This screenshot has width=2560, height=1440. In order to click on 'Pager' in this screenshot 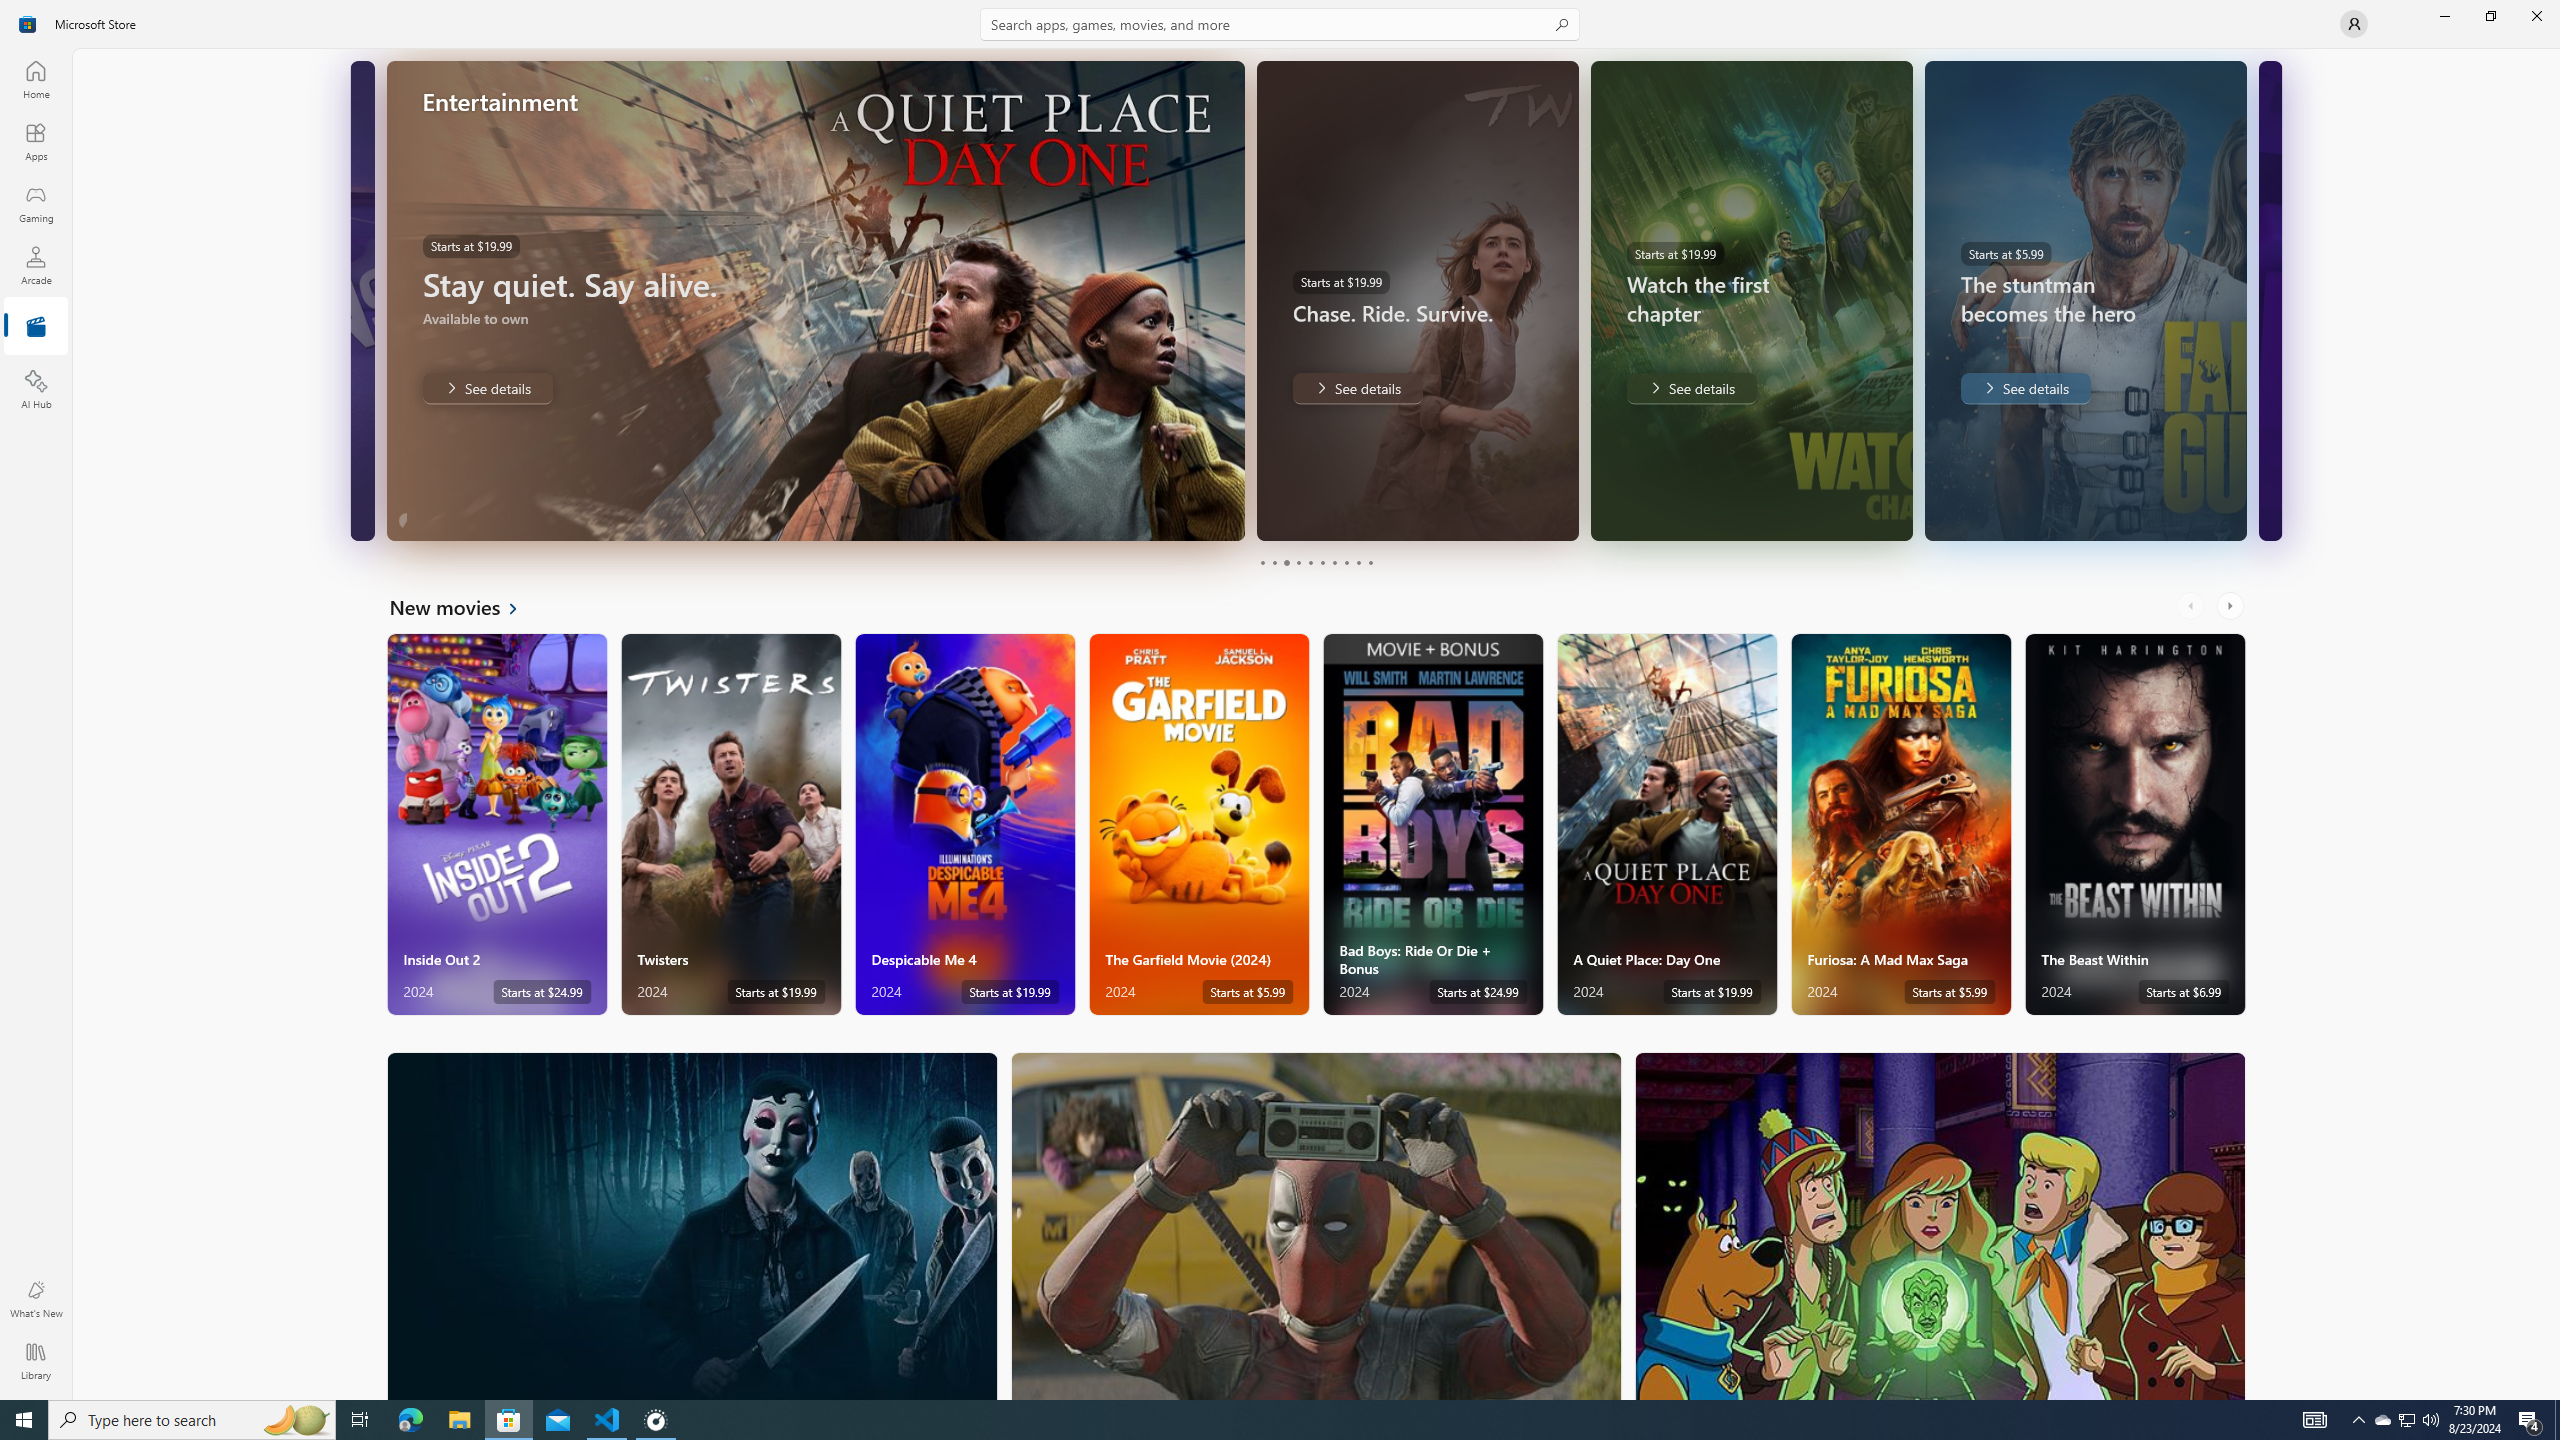, I will do `click(1316, 562)`.